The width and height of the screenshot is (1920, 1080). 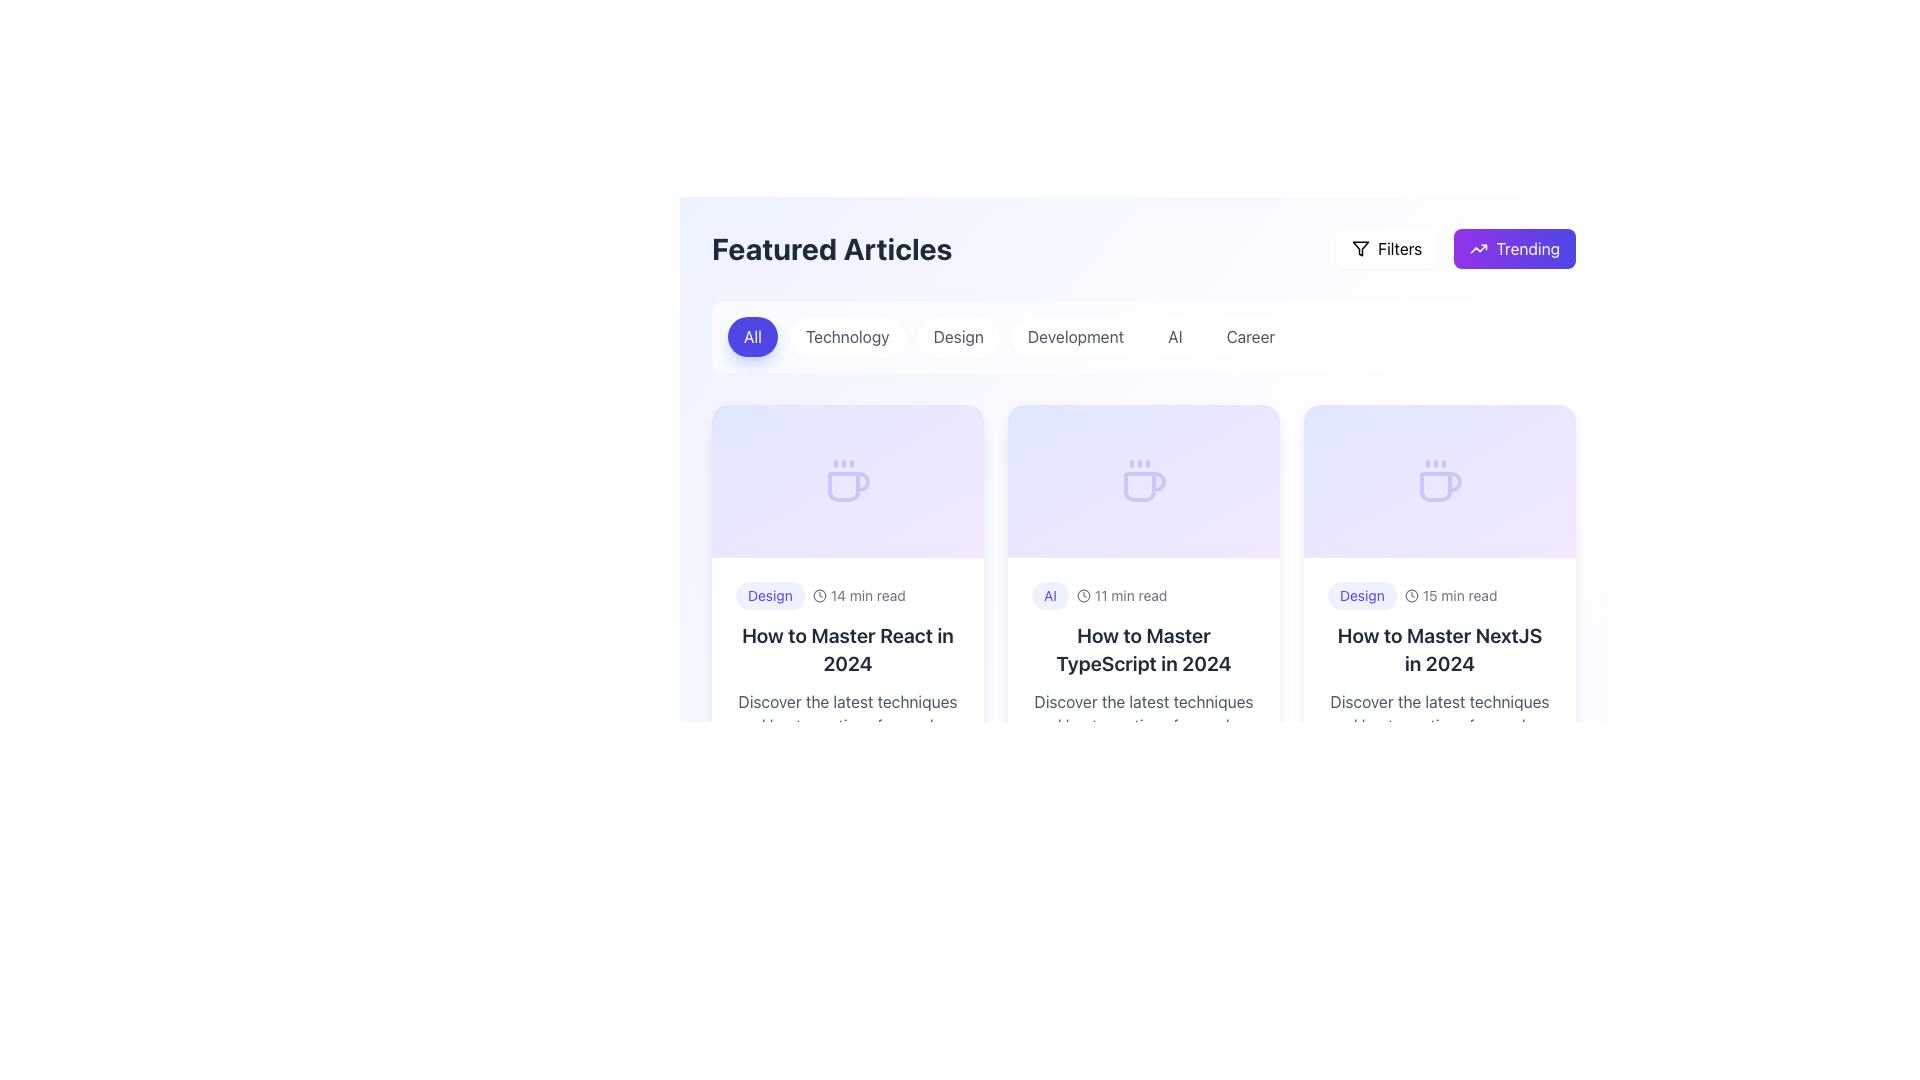 I want to click on the stylized purple coffee cup icon with steam lines, located at the top section of the 'How to Master React in 2024' article card, so click(x=848, y=481).